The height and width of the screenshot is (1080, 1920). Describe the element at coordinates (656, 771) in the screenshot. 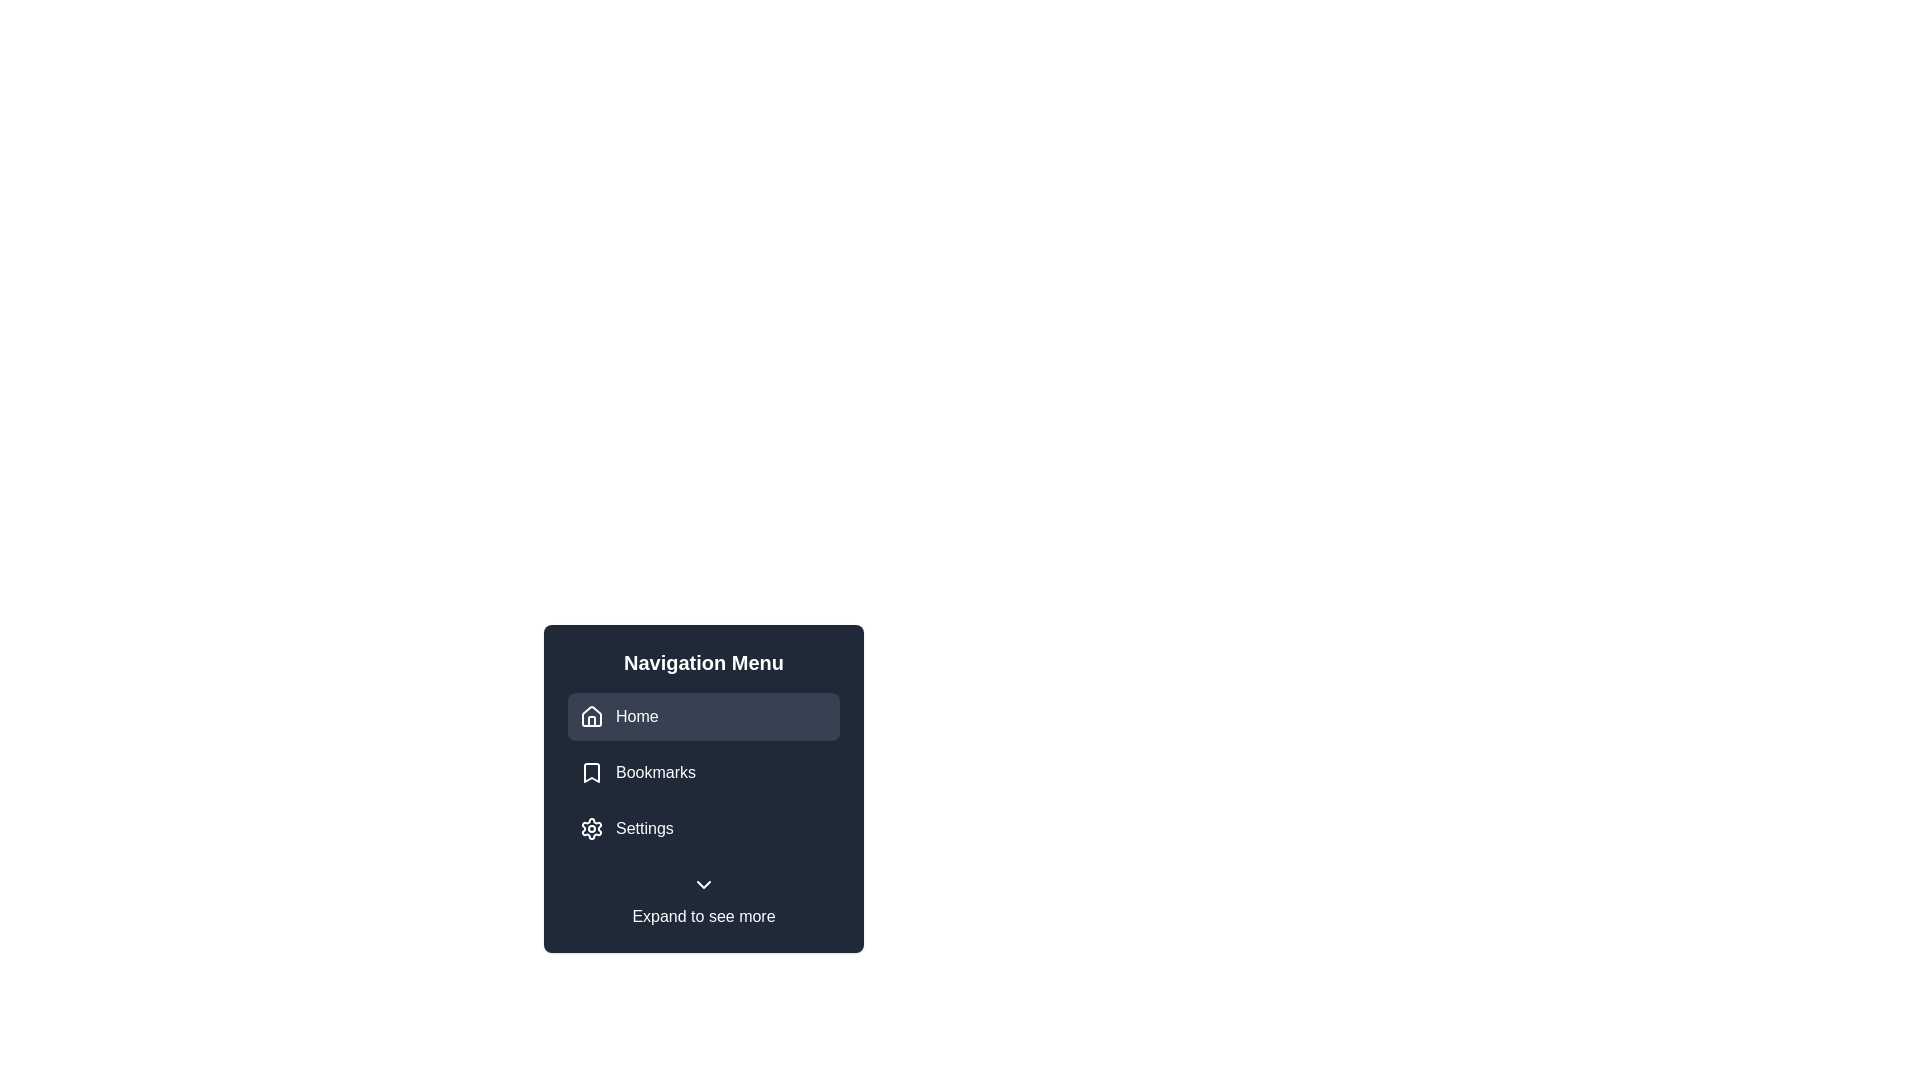

I see `the 'Bookmarks' text label located in the vertical navigation menu for accessibility purposes` at that location.